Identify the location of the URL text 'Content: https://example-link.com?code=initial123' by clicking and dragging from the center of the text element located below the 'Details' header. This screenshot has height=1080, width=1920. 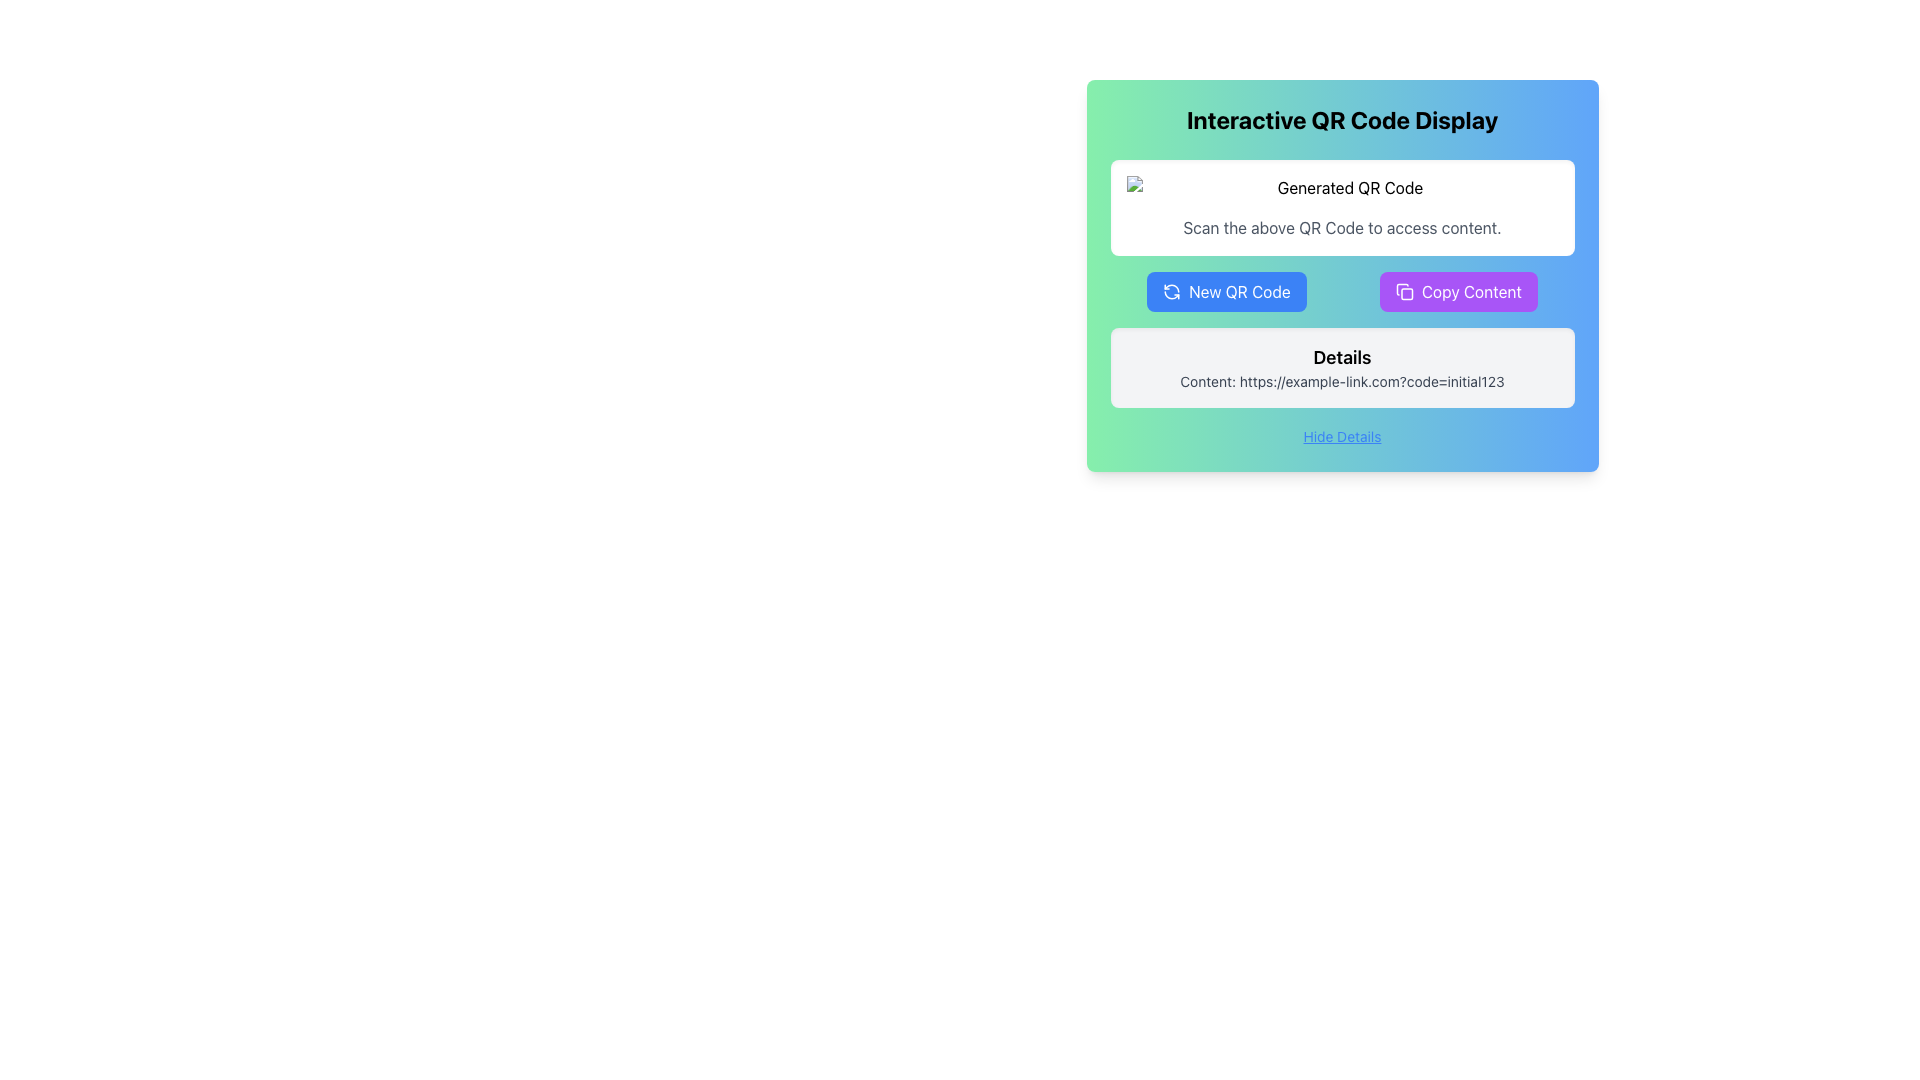
(1342, 381).